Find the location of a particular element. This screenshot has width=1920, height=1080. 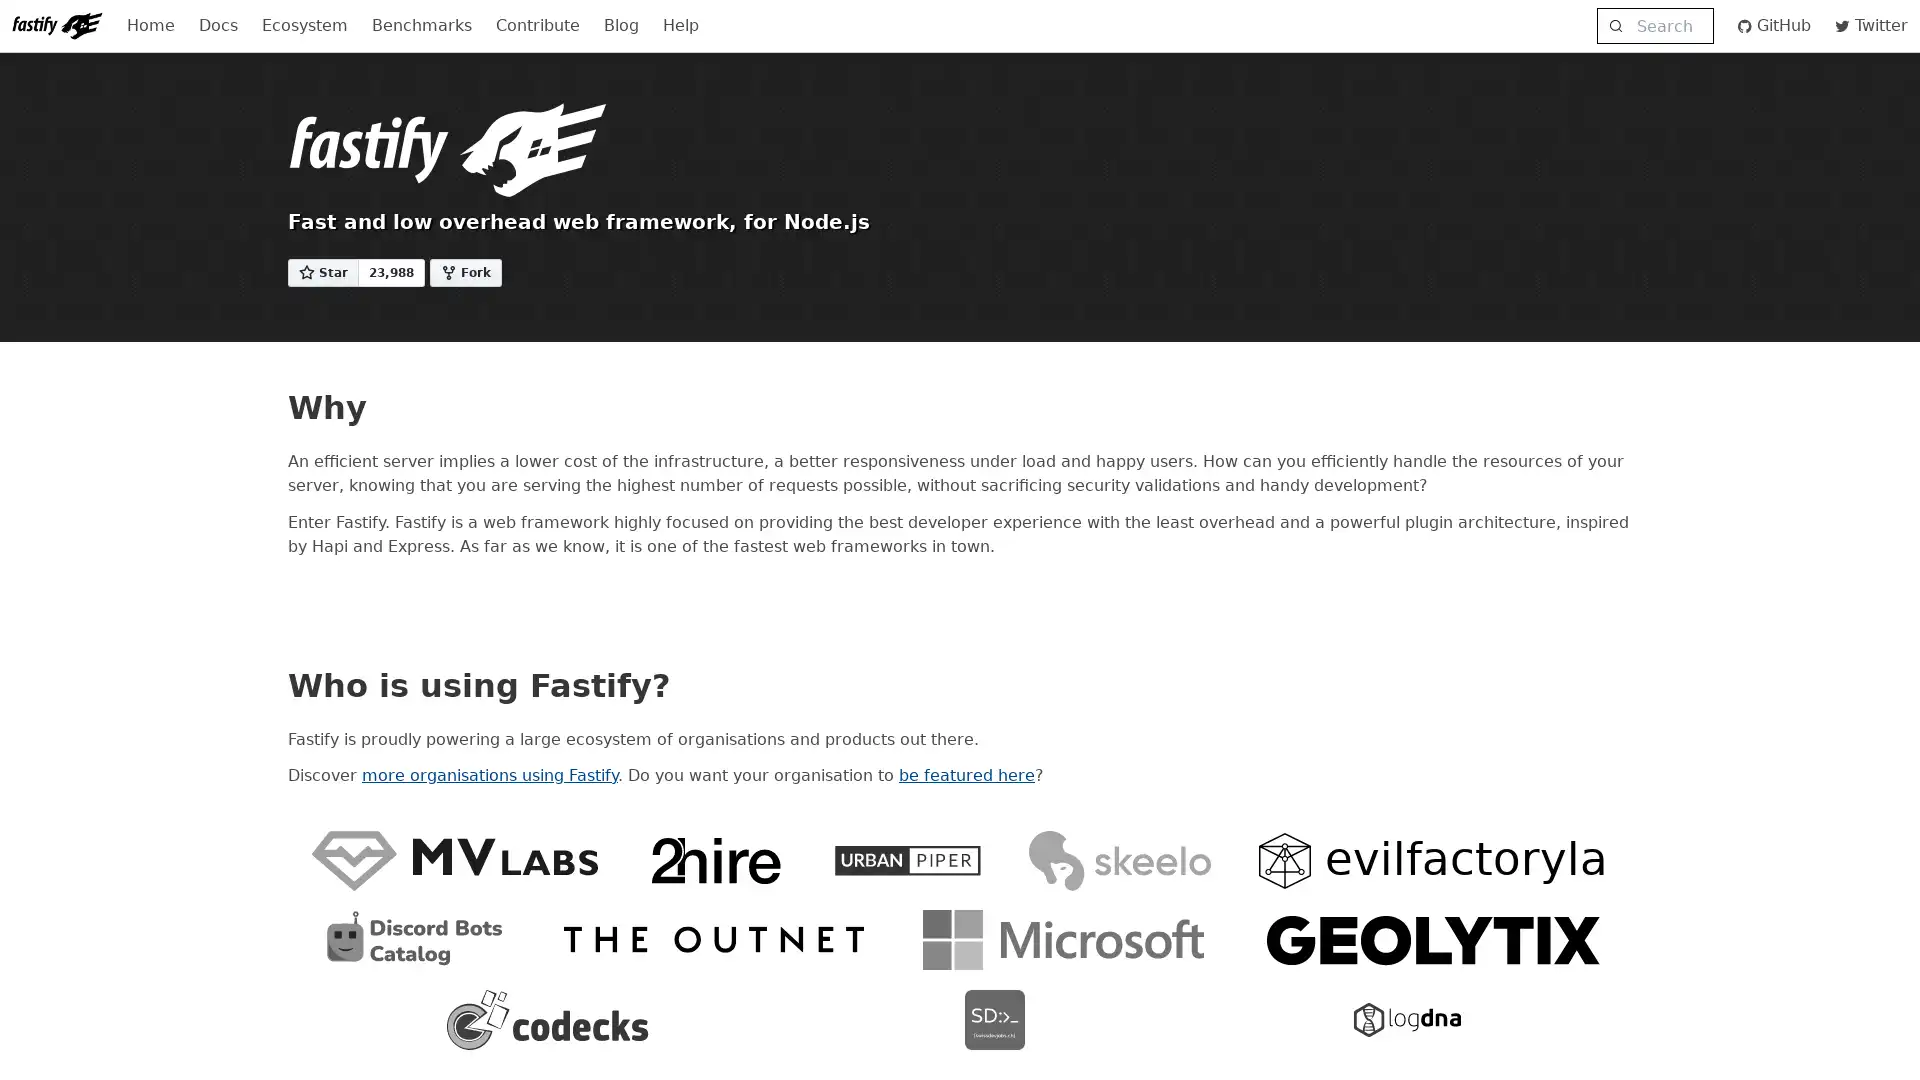

Search is located at coordinates (1654, 26).